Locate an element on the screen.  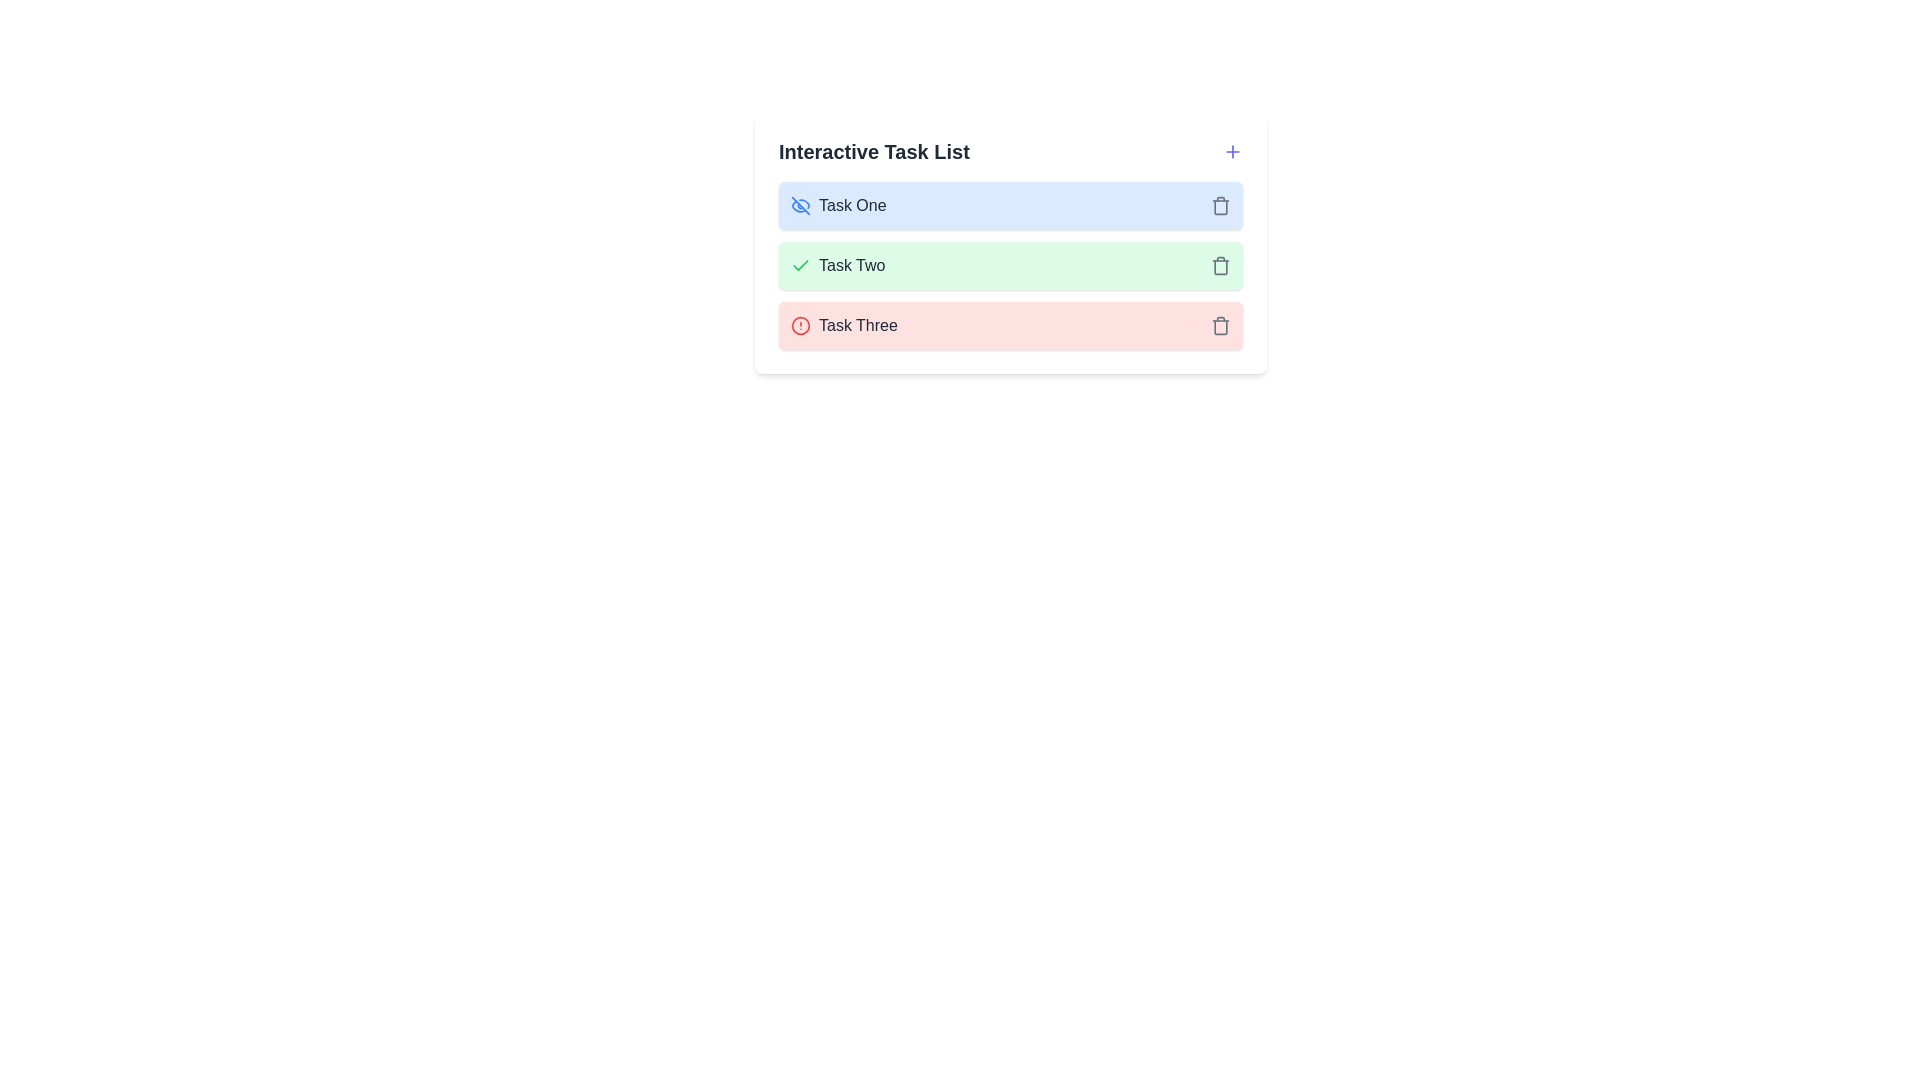
text label for the task located in the second row of the task list, which follows 'Task One' and is contained within a green-highlighted box is located at coordinates (852, 265).